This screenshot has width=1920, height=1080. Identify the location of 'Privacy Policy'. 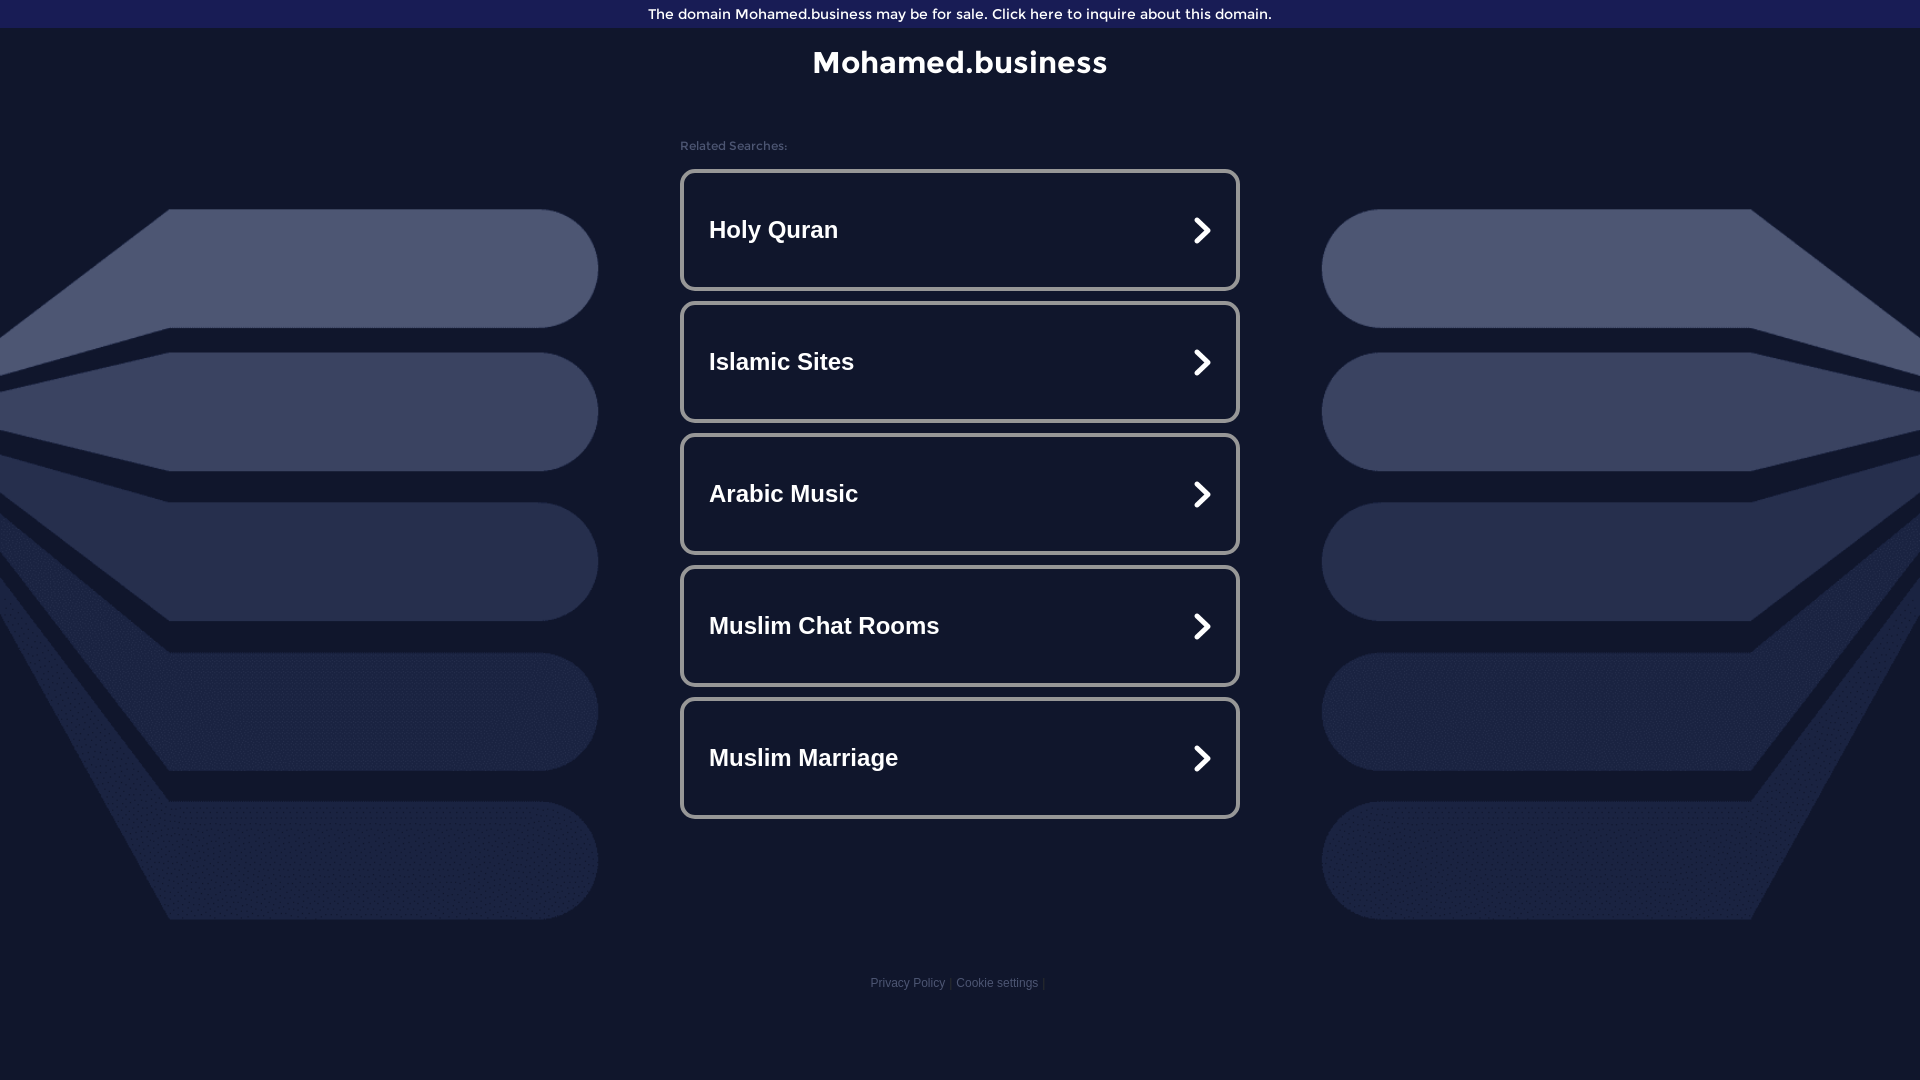
(906, 982).